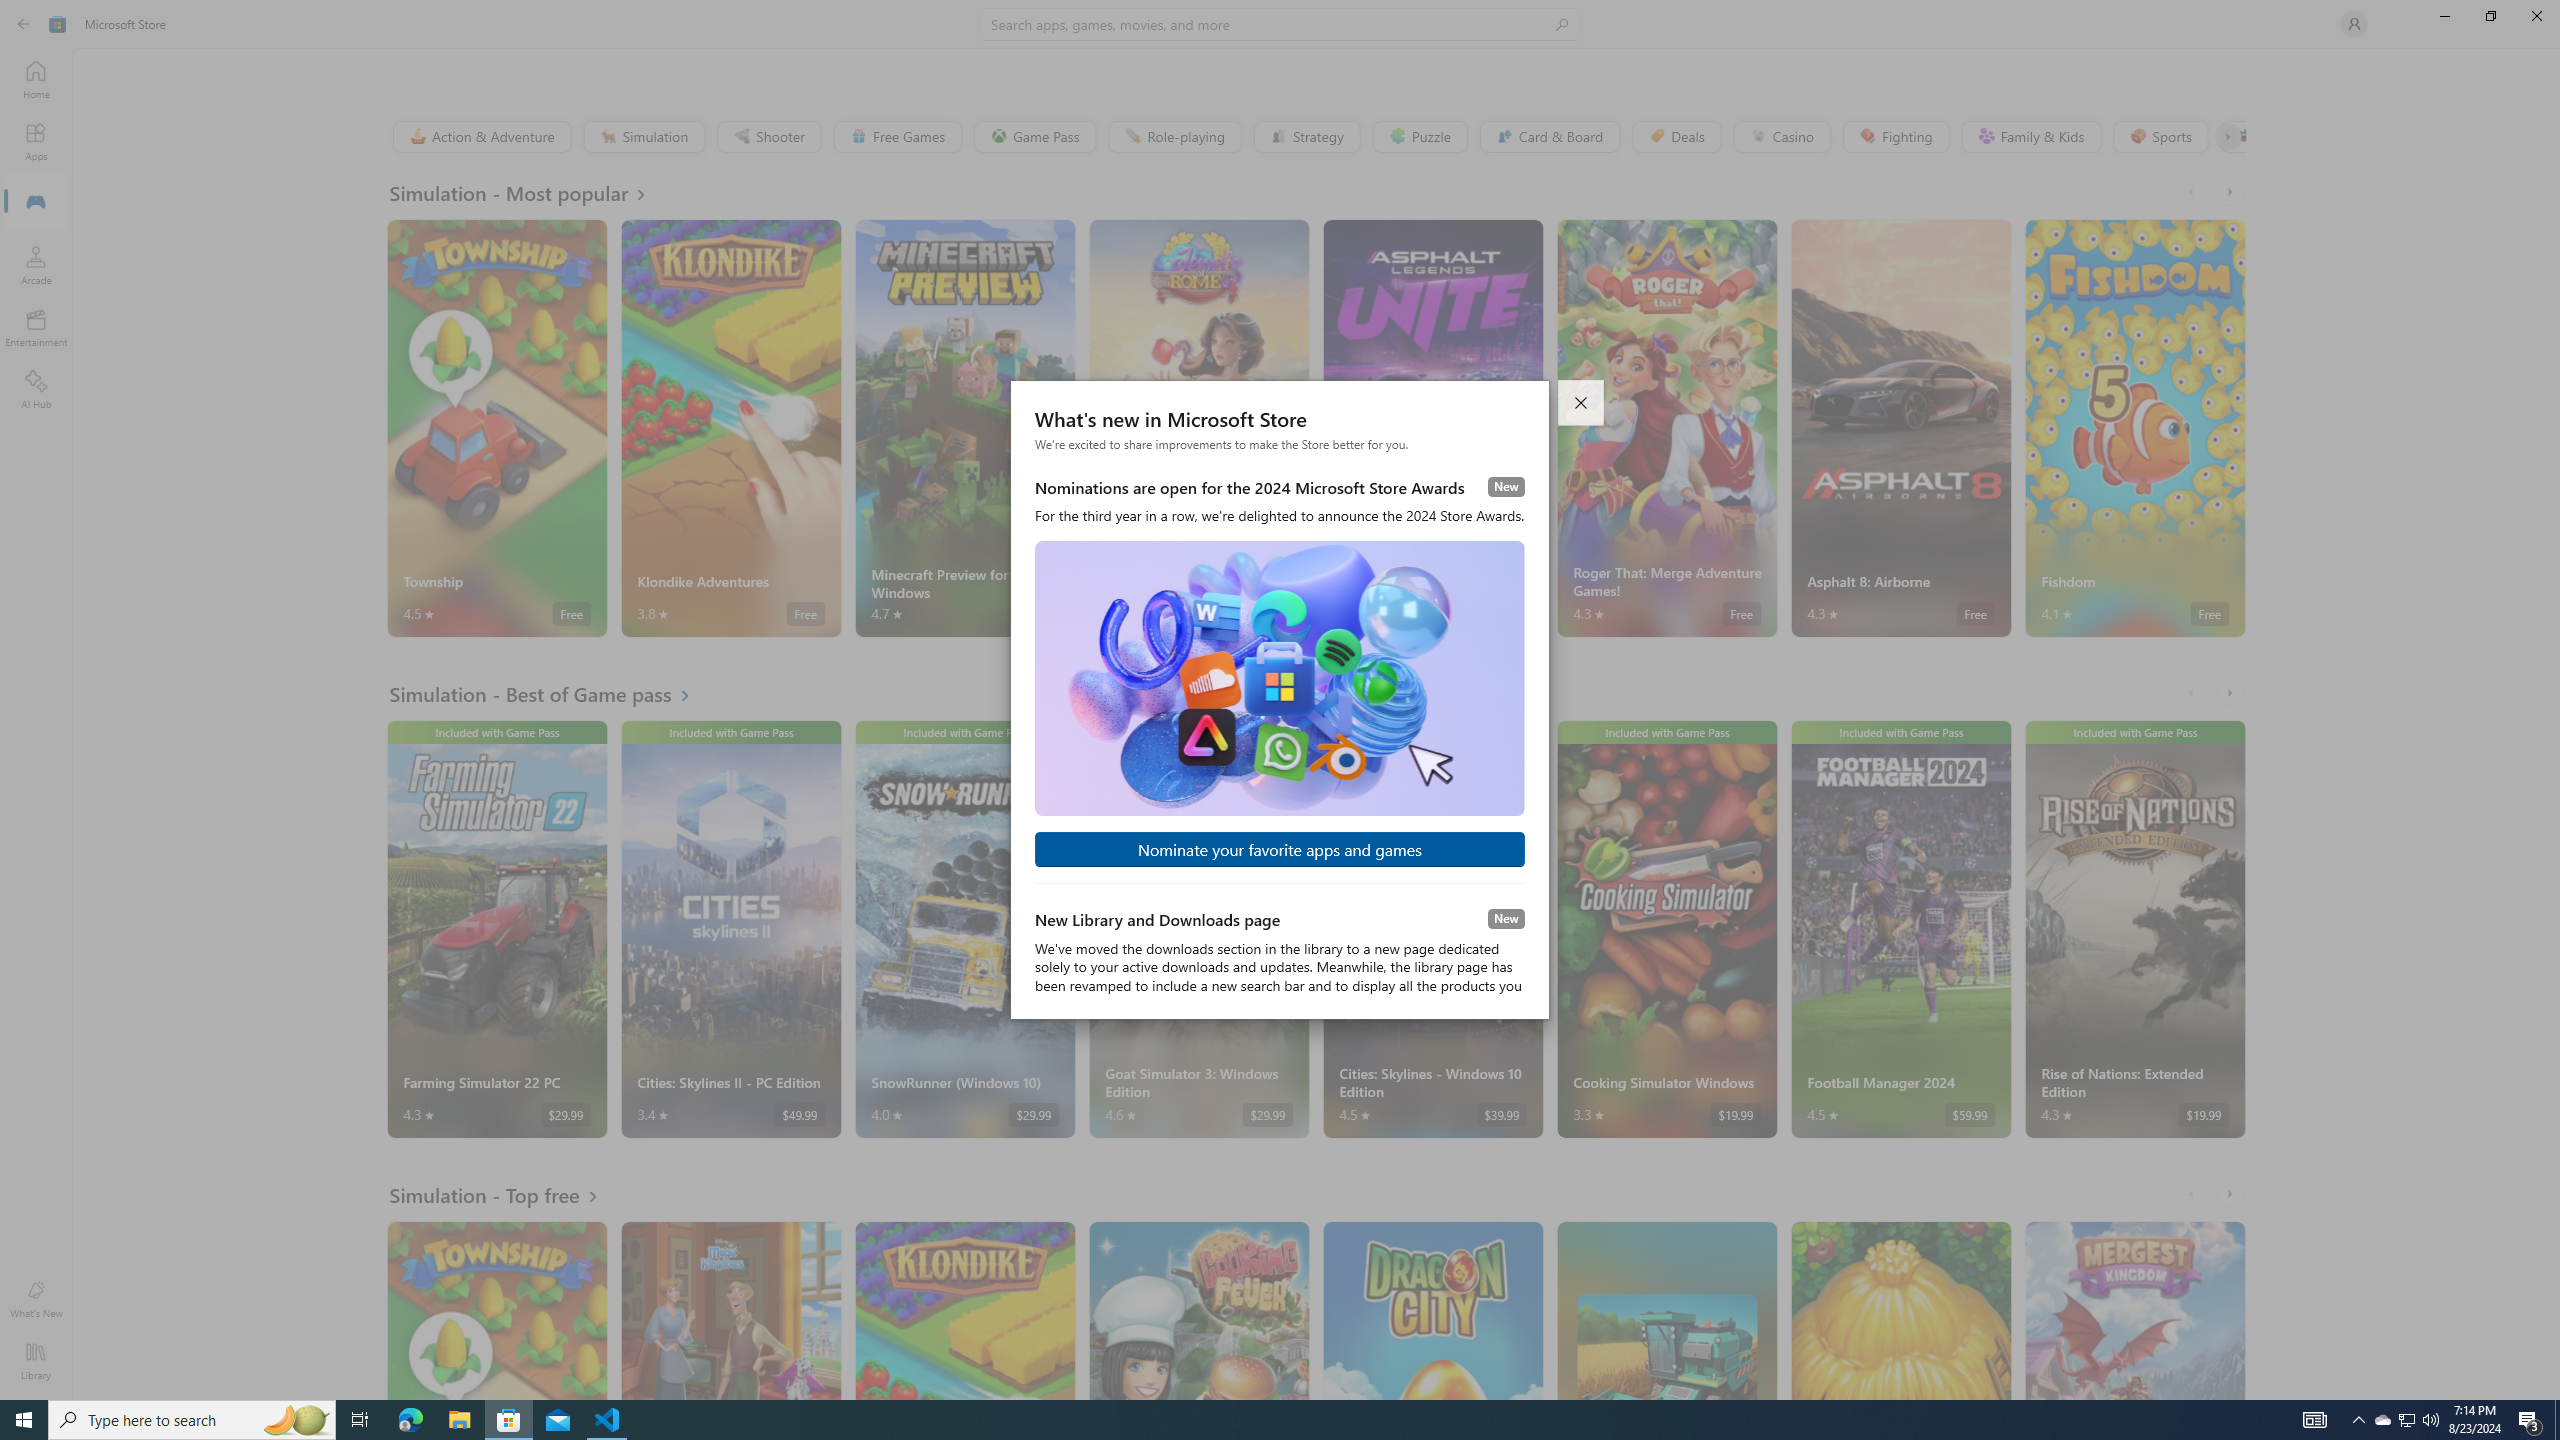 The height and width of the screenshot is (1440, 2560). Describe the element at coordinates (1034, 135) in the screenshot. I see `'Game Pass'` at that location.